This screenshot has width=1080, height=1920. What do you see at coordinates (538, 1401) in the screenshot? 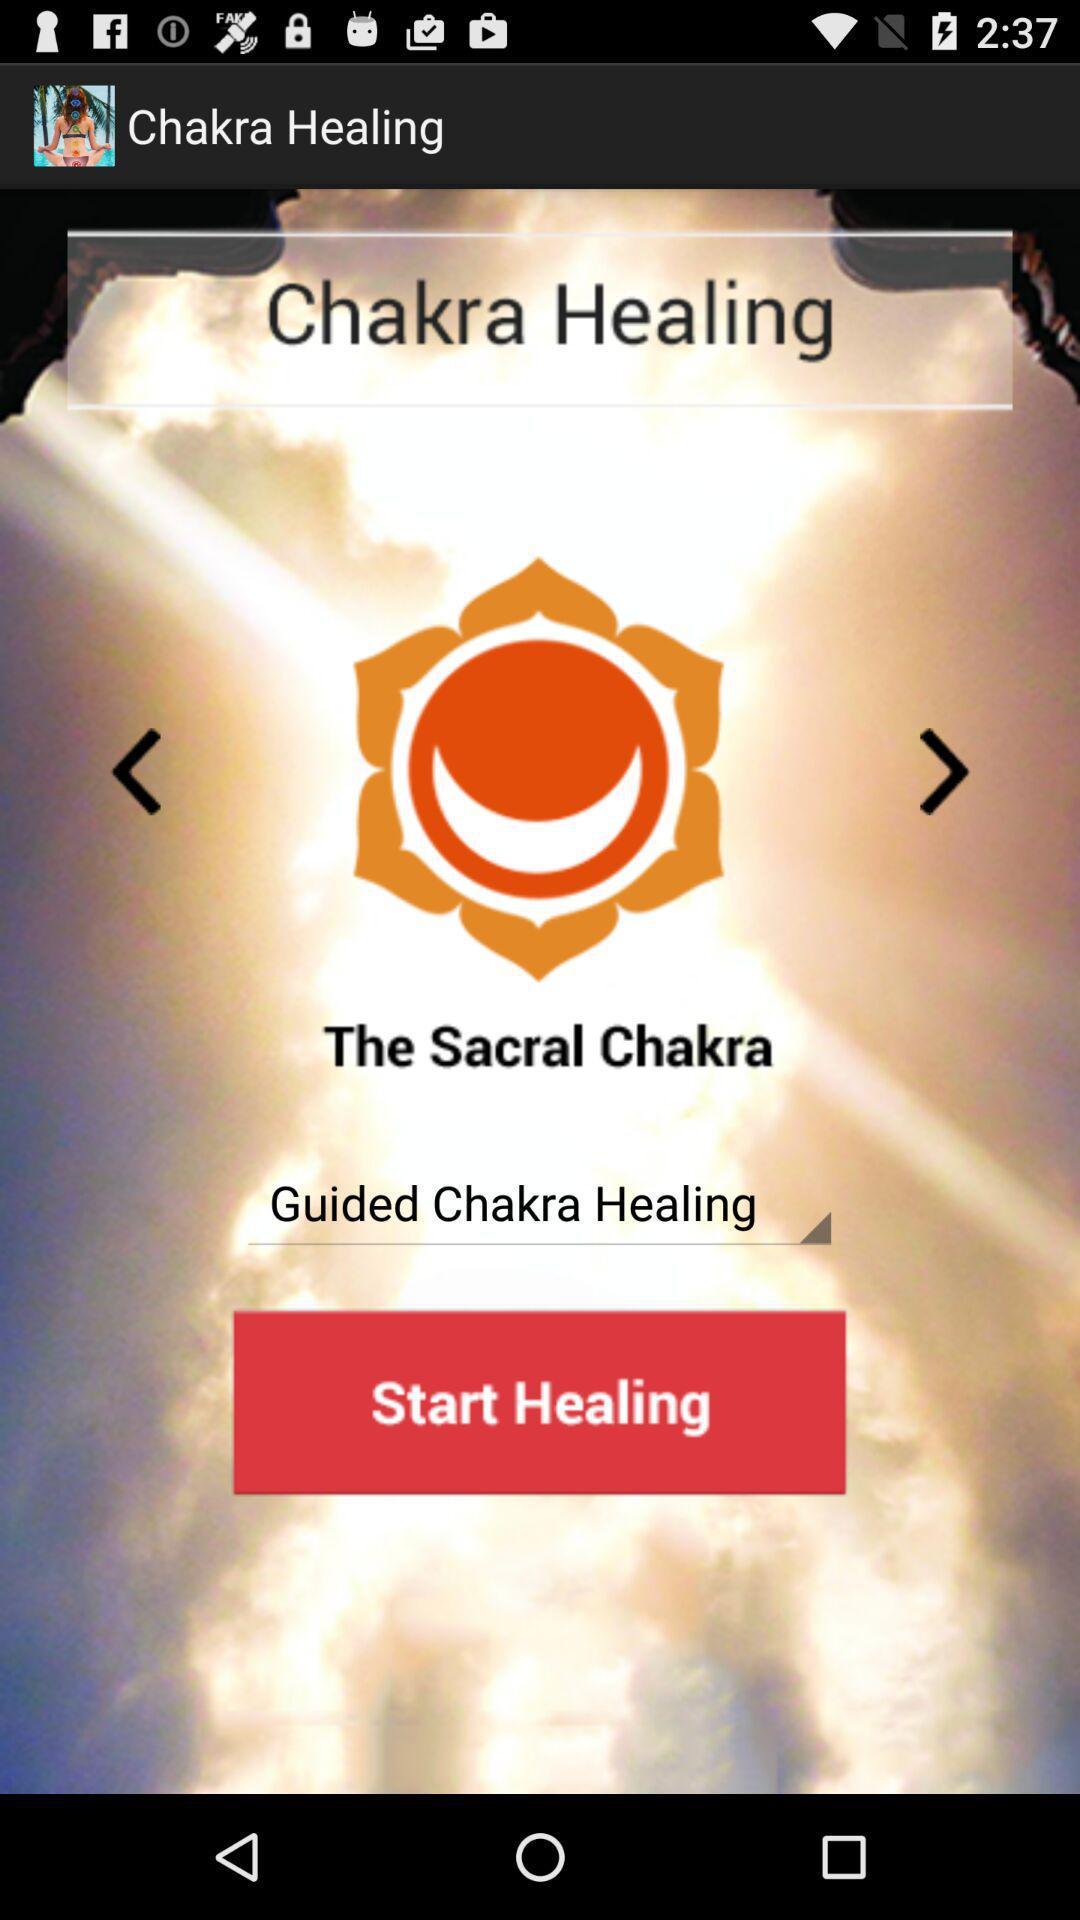
I see `advertisement page` at bounding box center [538, 1401].